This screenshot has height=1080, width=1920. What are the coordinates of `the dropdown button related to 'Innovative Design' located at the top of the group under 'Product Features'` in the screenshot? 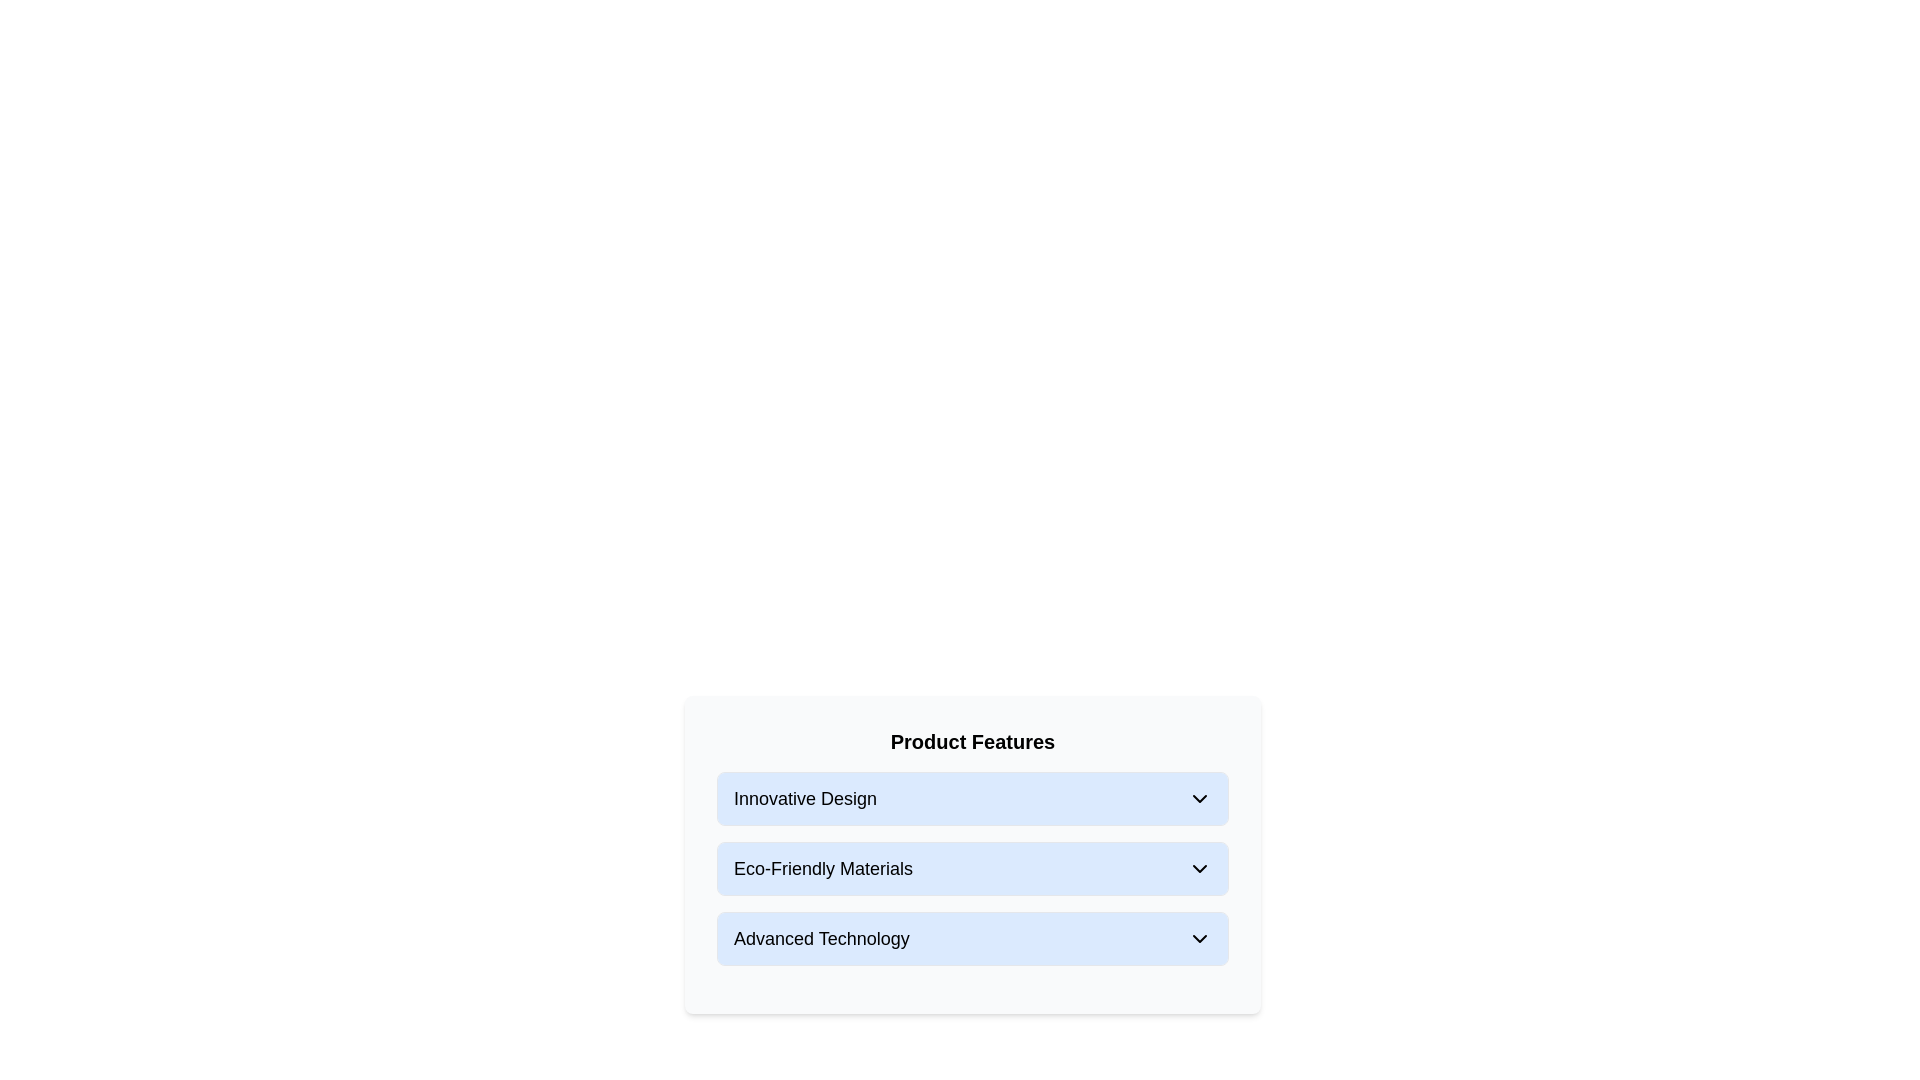 It's located at (973, 797).